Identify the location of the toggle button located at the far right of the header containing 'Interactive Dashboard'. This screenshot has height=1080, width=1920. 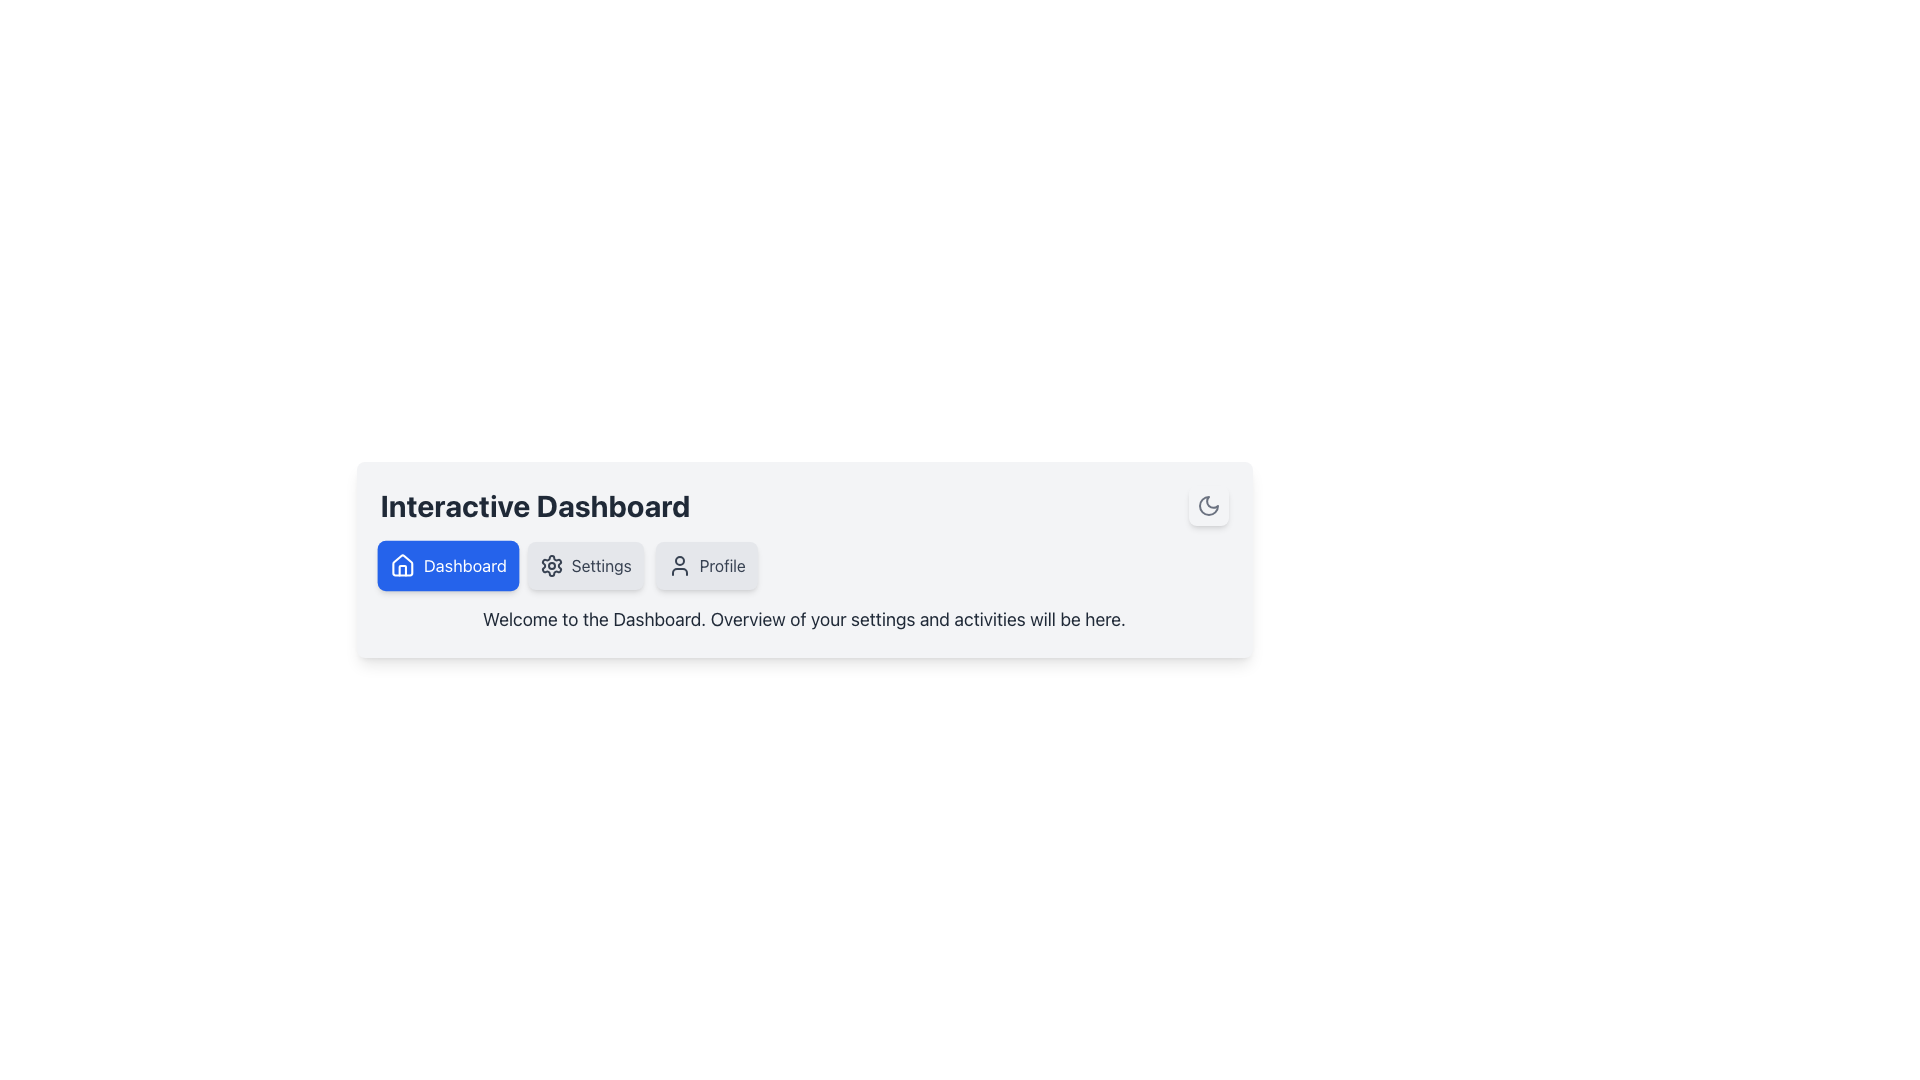
(1207, 504).